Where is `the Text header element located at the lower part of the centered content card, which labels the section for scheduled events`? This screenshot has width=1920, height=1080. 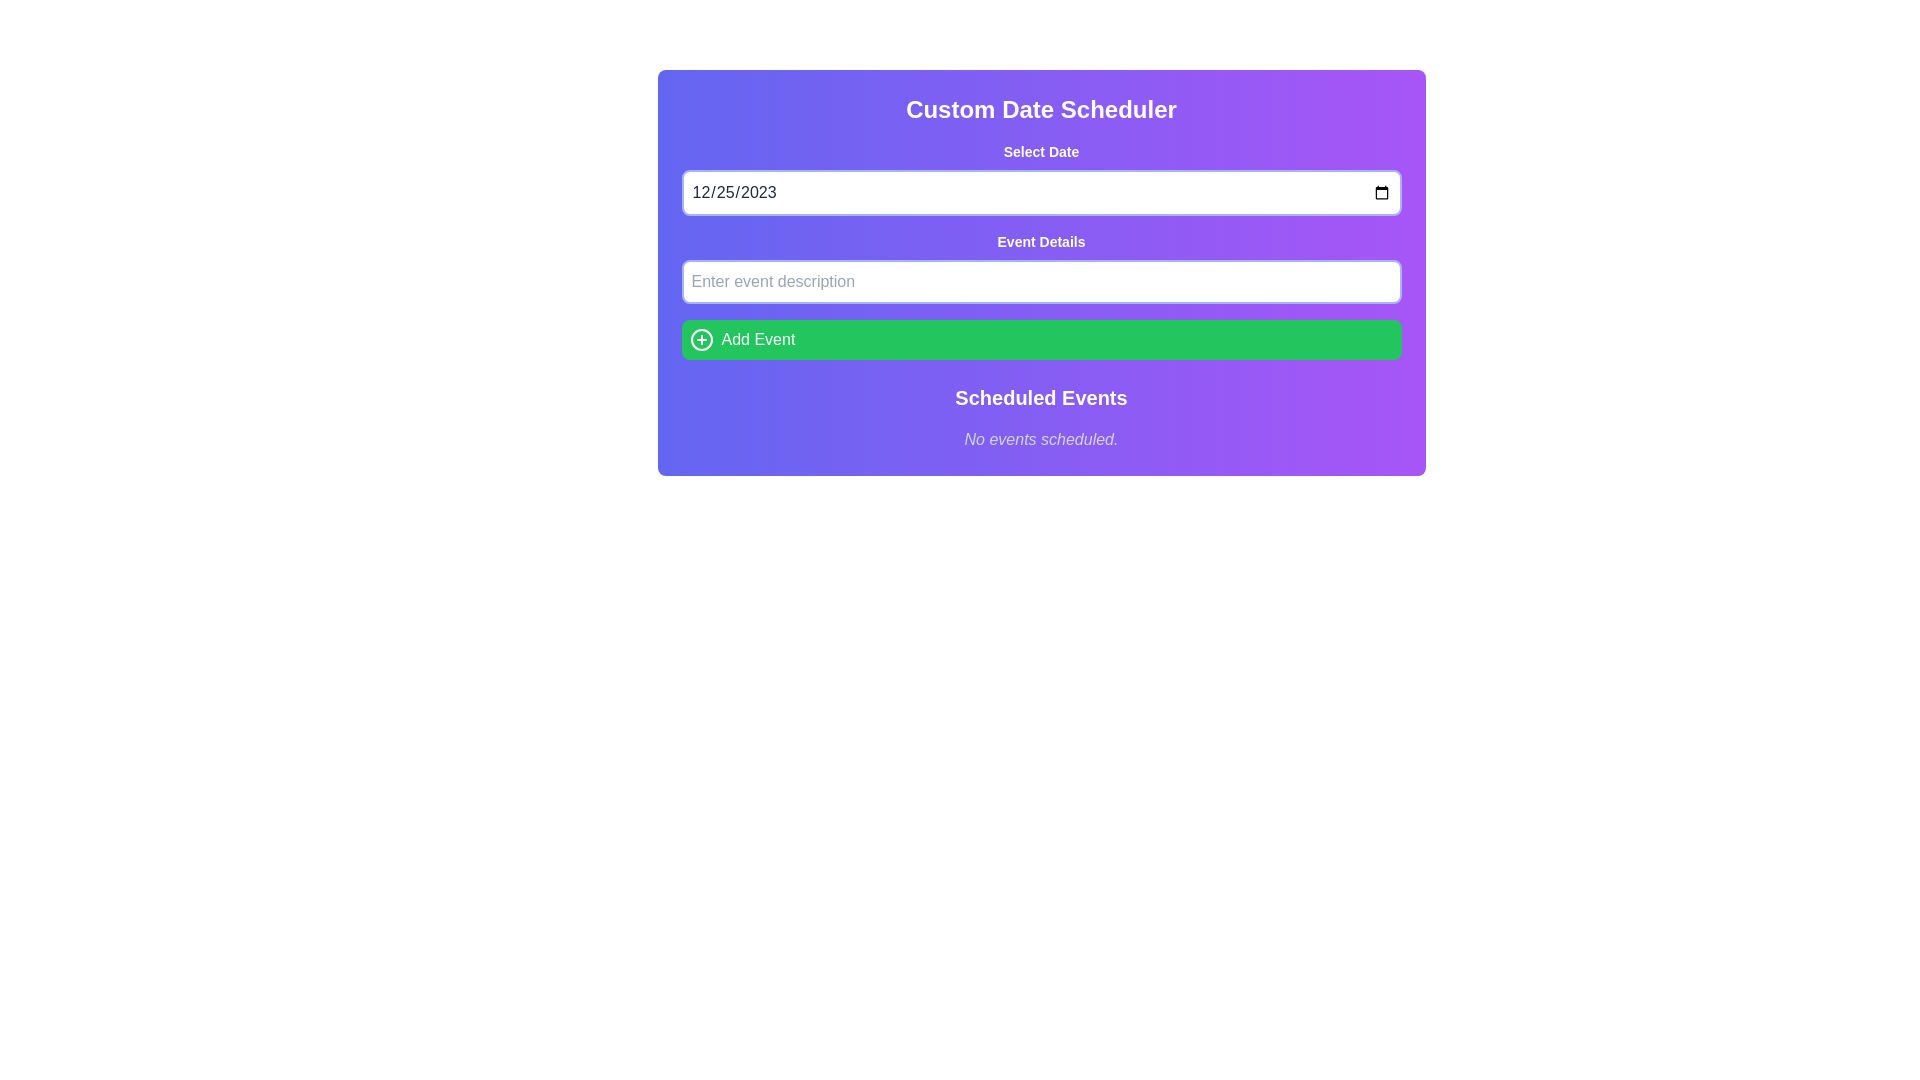 the Text header element located at the lower part of the centered content card, which labels the section for scheduled events is located at coordinates (1040, 397).